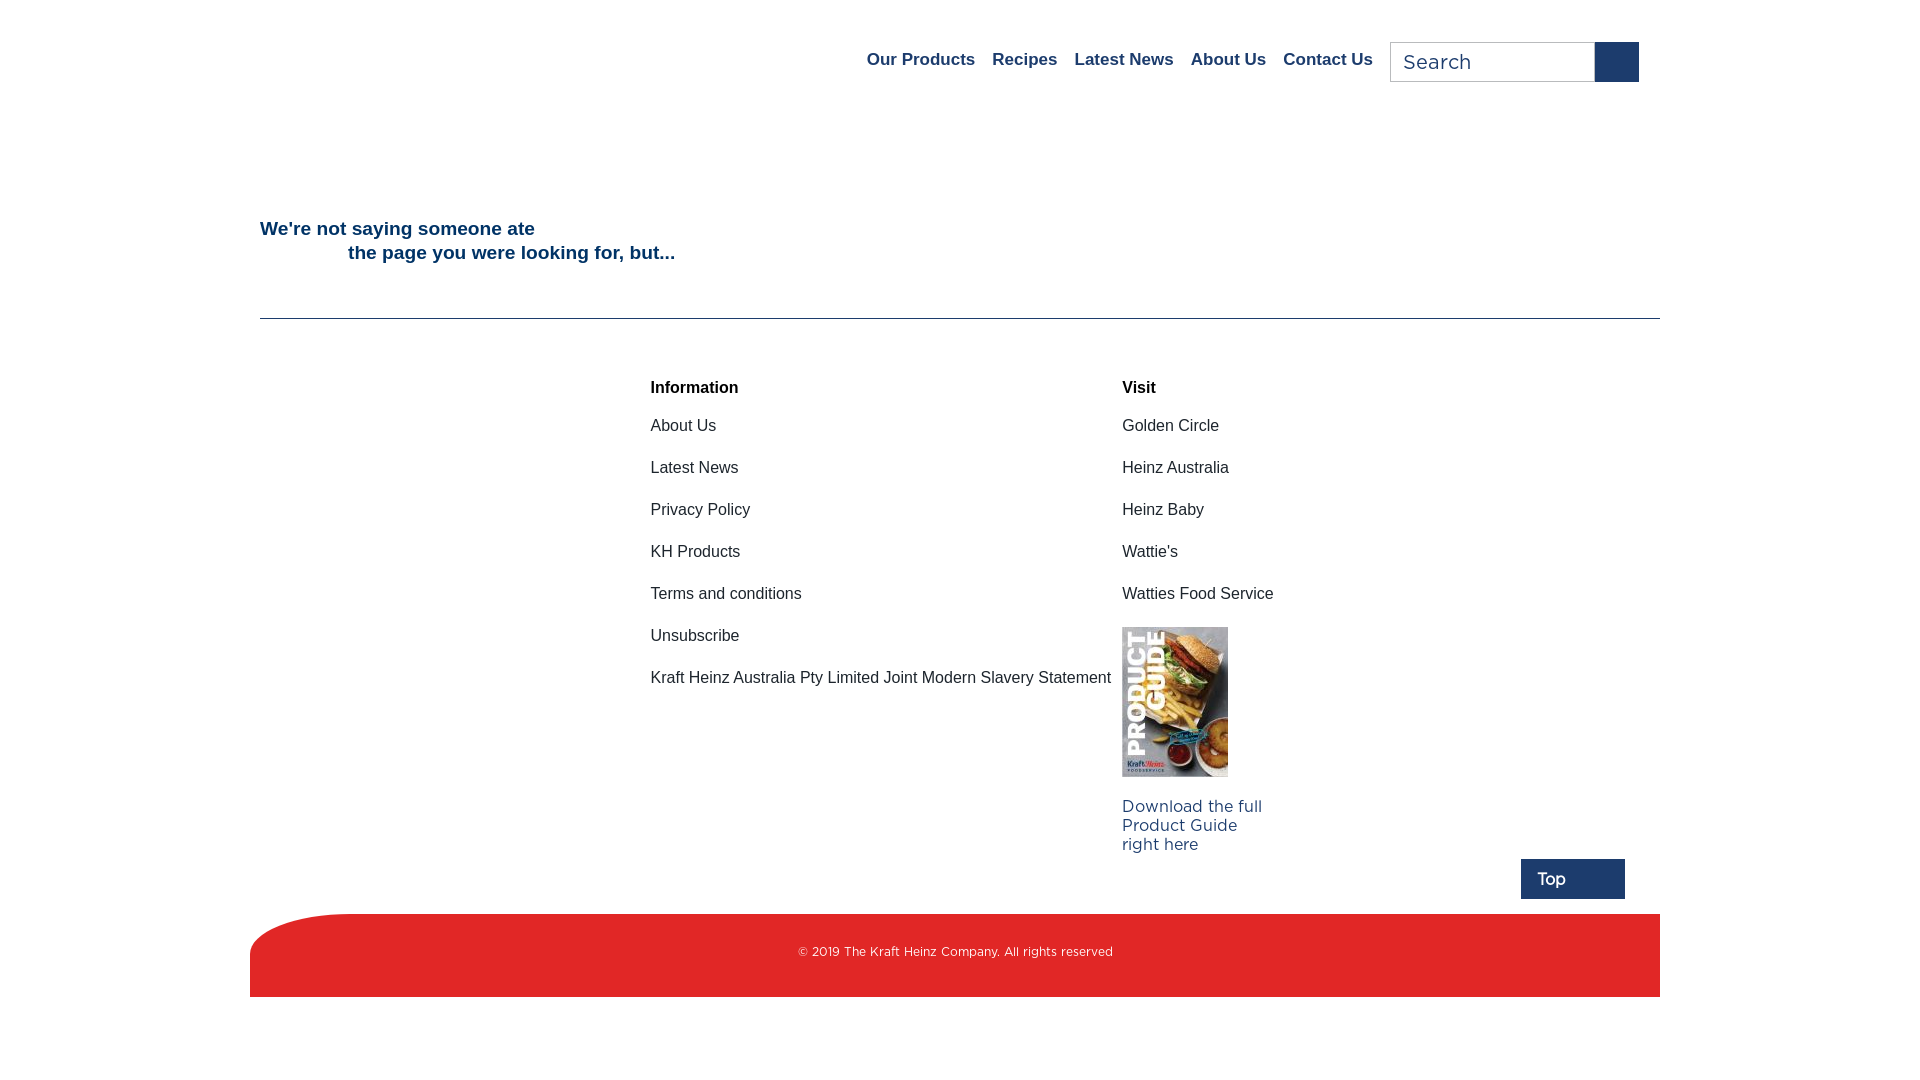 The width and height of the screenshot is (1920, 1080). I want to click on 'Latest News', so click(651, 479).